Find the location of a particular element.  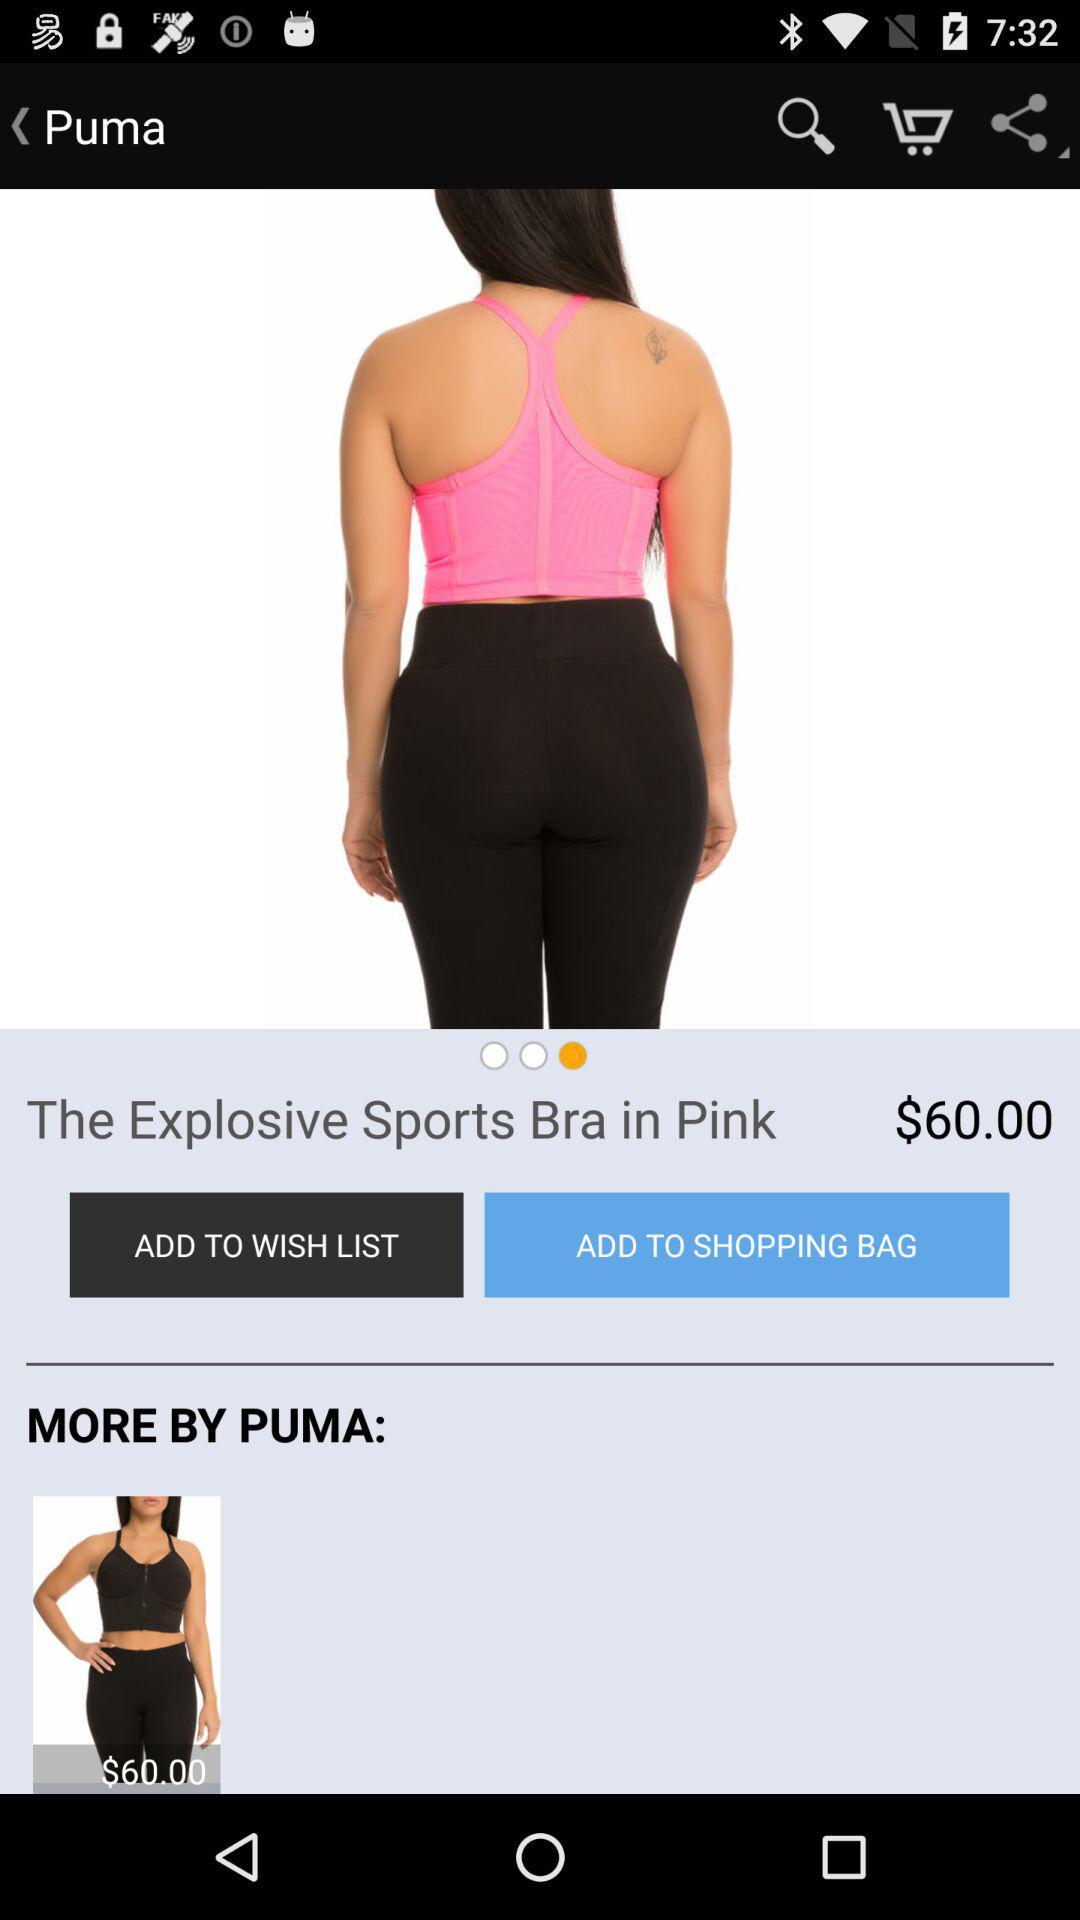

app next to puma app is located at coordinates (805, 124).